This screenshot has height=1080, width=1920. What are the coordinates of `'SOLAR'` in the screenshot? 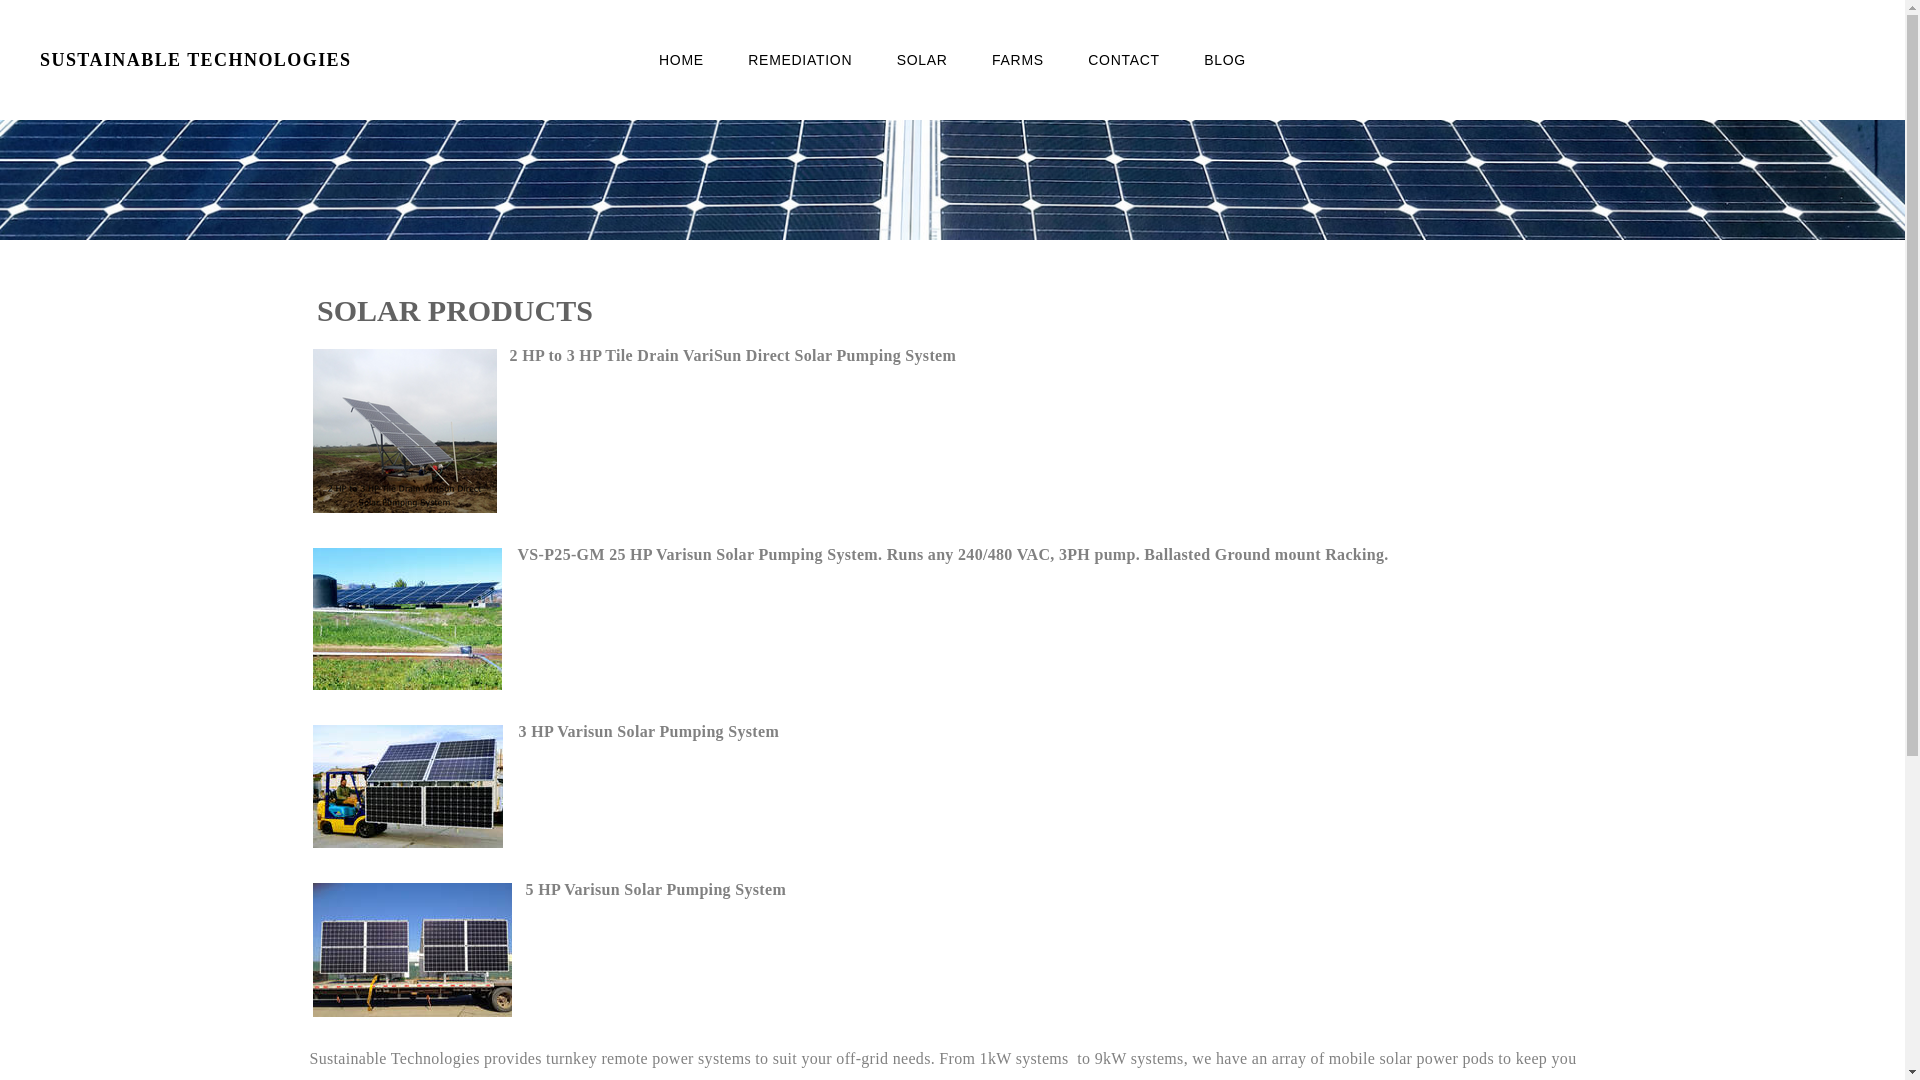 It's located at (921, 59).